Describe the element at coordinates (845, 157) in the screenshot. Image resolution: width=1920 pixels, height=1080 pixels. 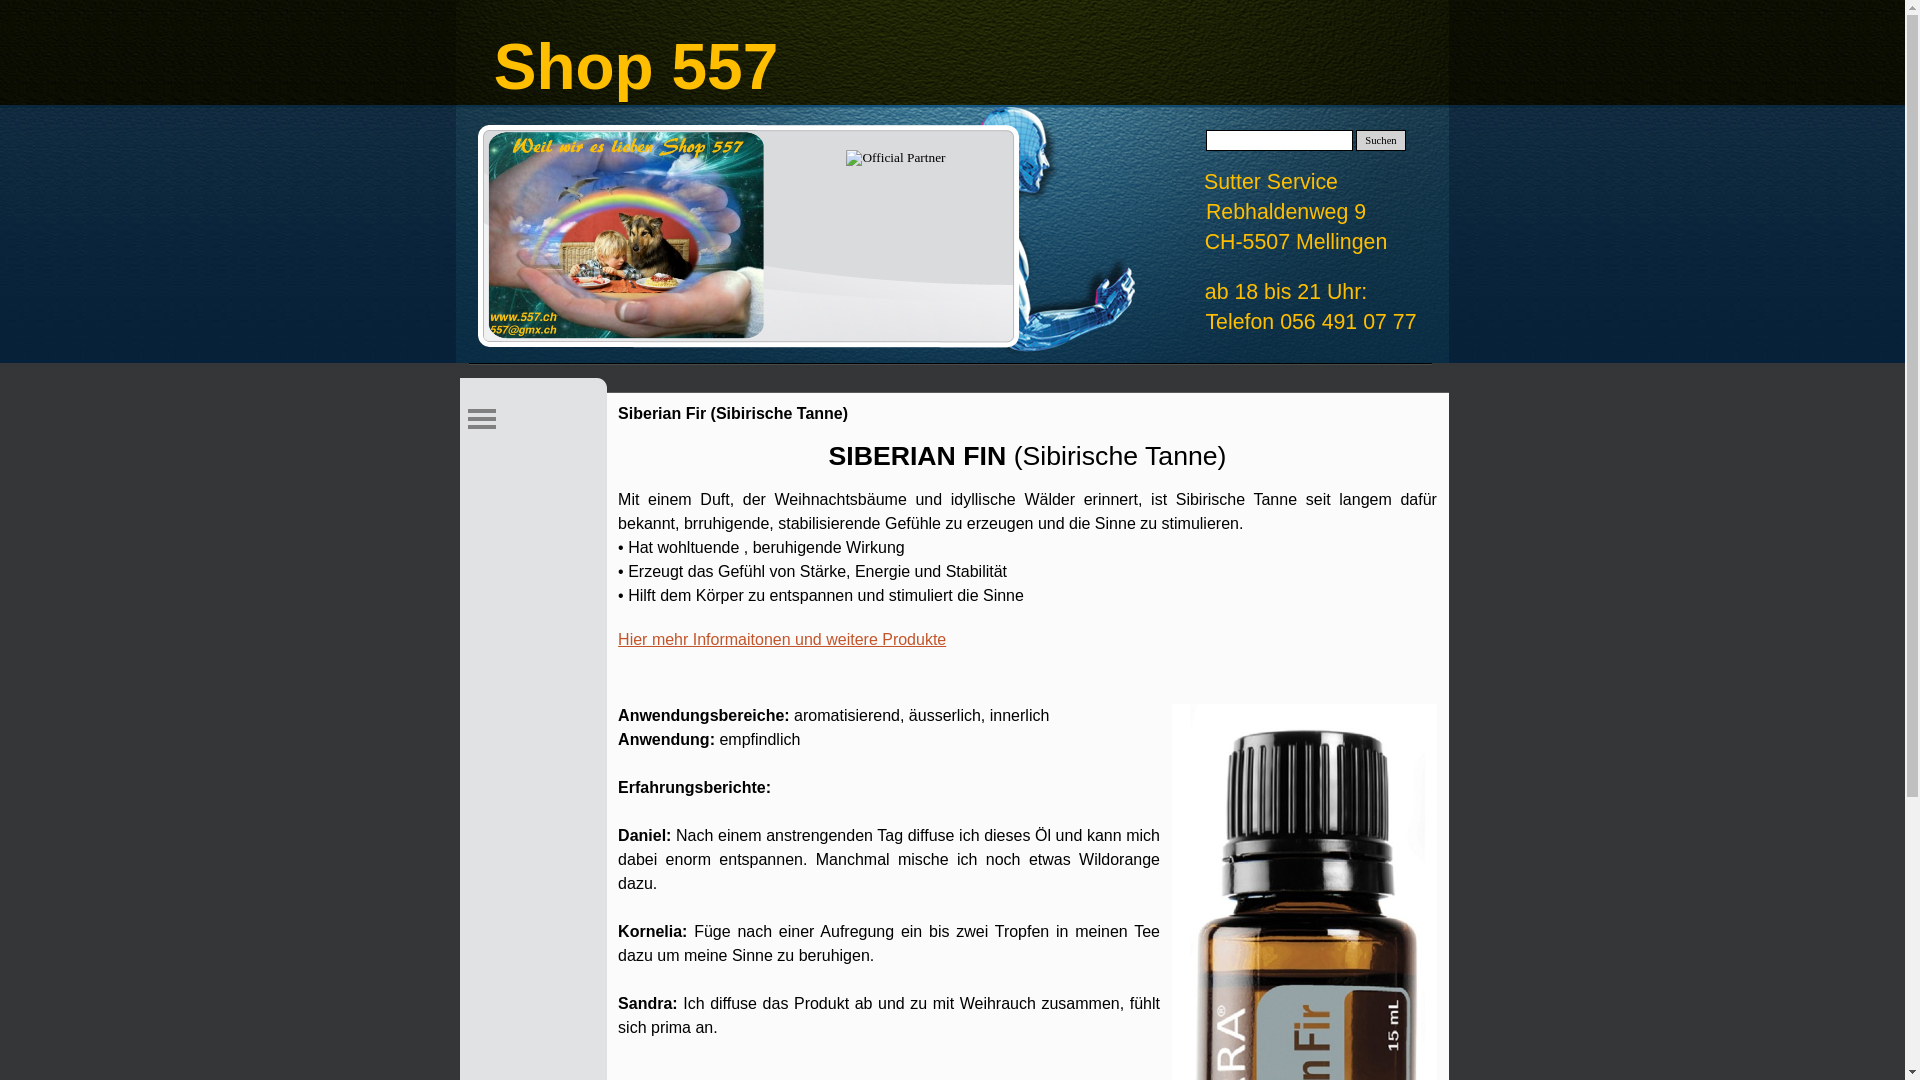
I see `'Official Partner'` at that location.